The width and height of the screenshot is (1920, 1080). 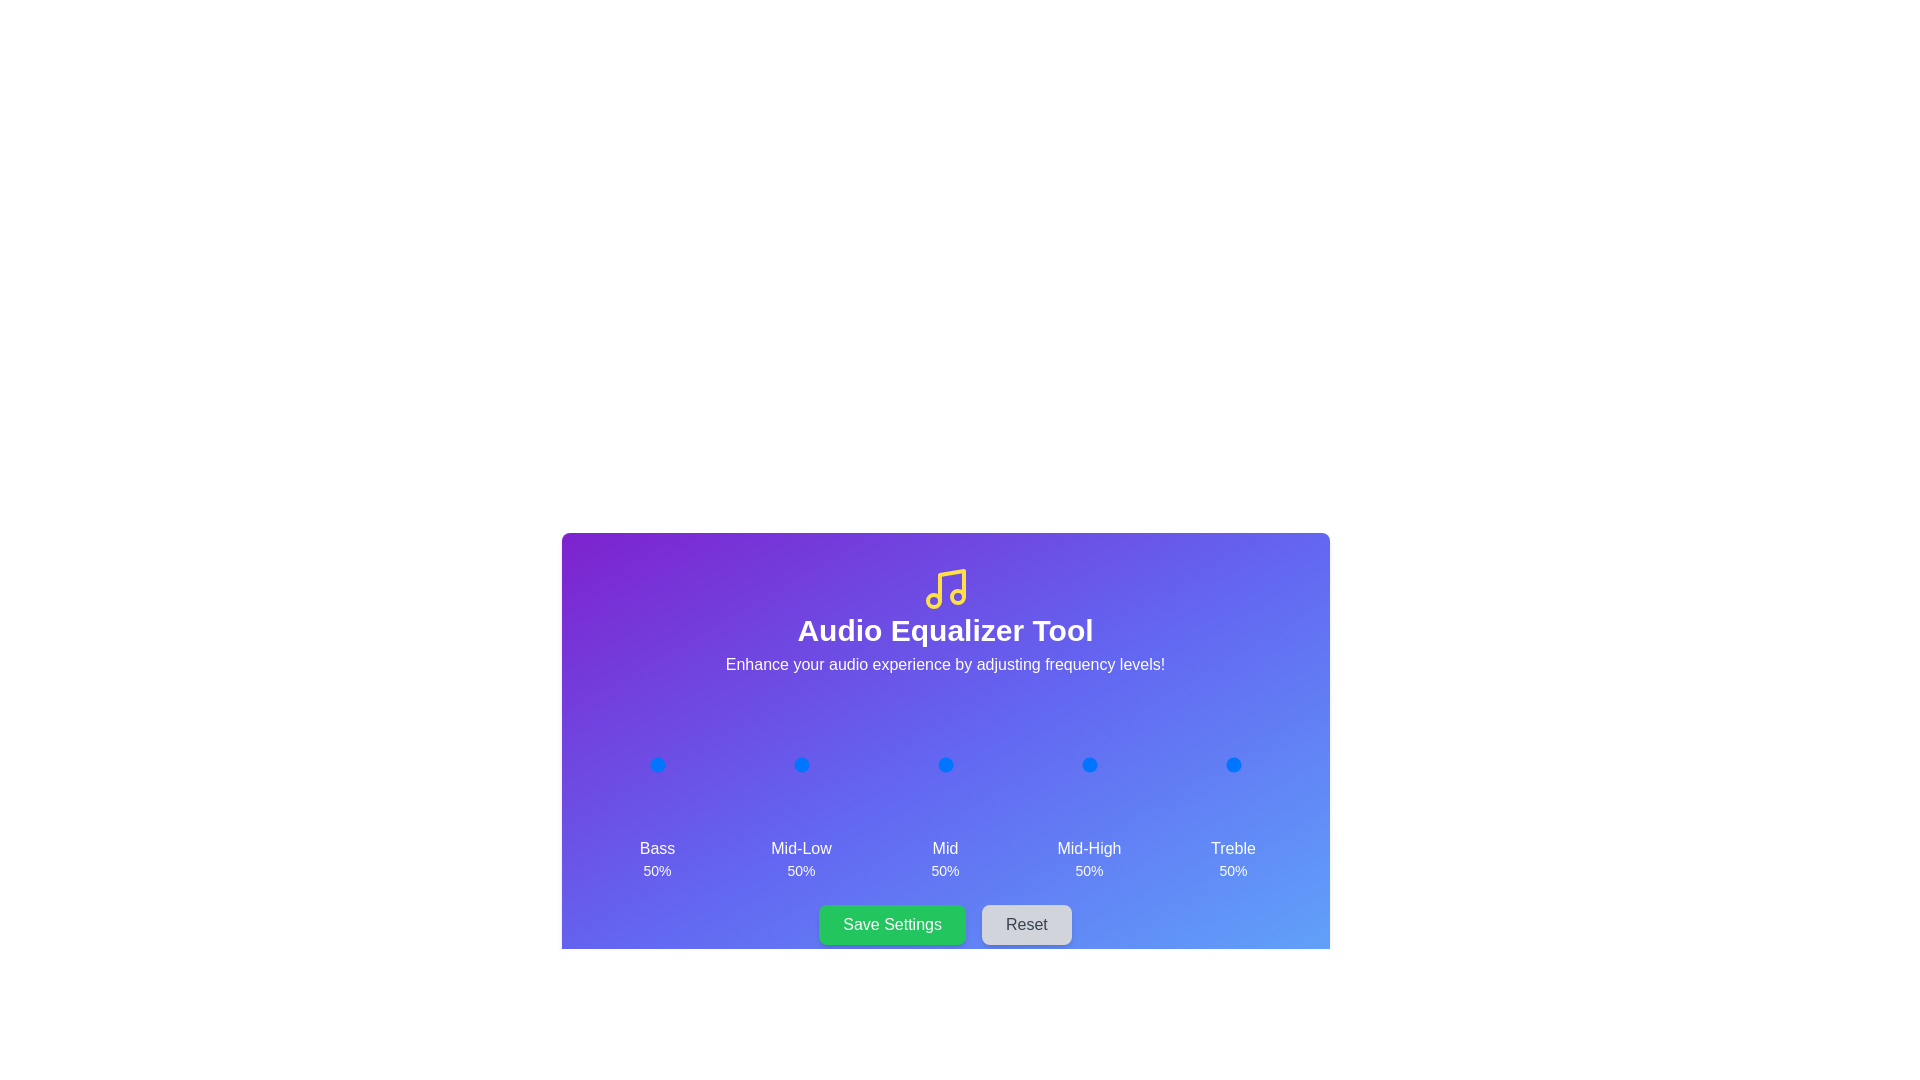 What do you see at coordinates (891, 925) in the screenshot?
I see `the Save Settings Button to observe hover effects` at bounding box center [891, 925].